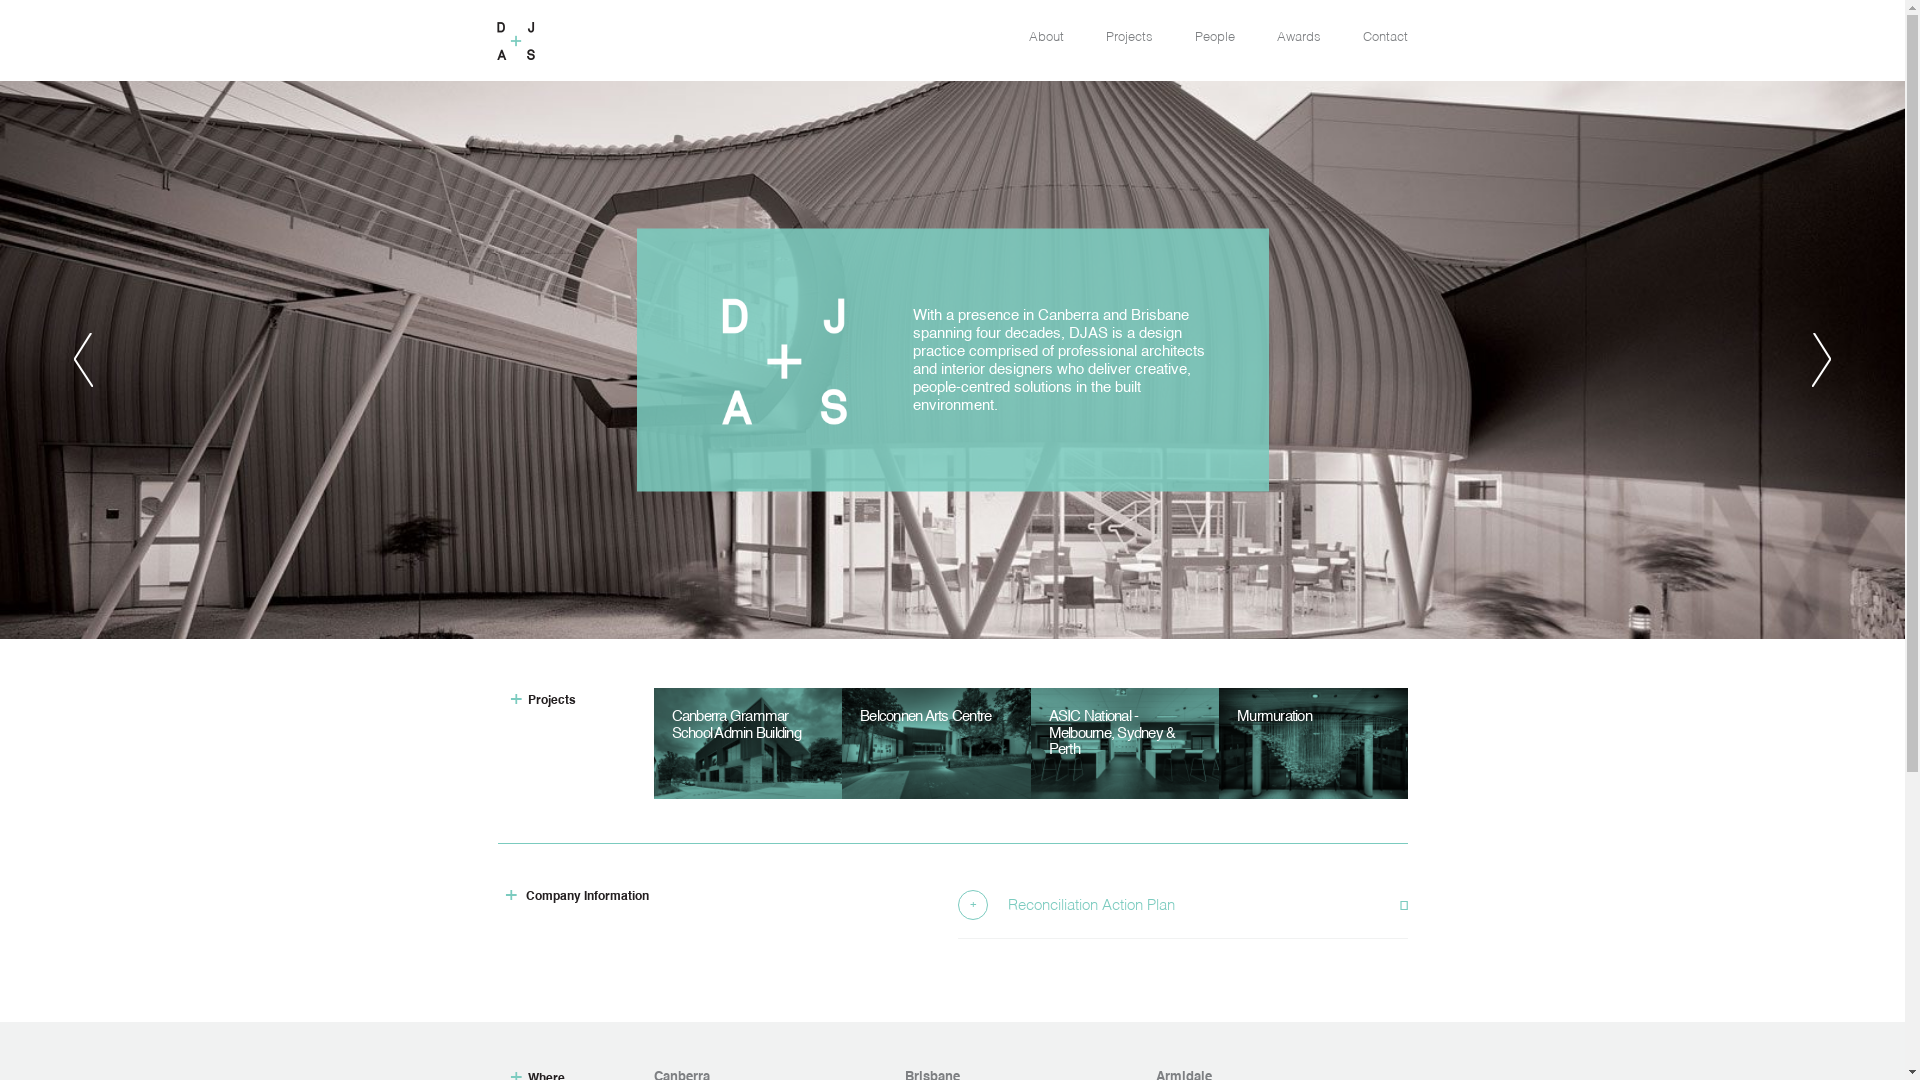  I want to click on 'People', so click(1213, 37).